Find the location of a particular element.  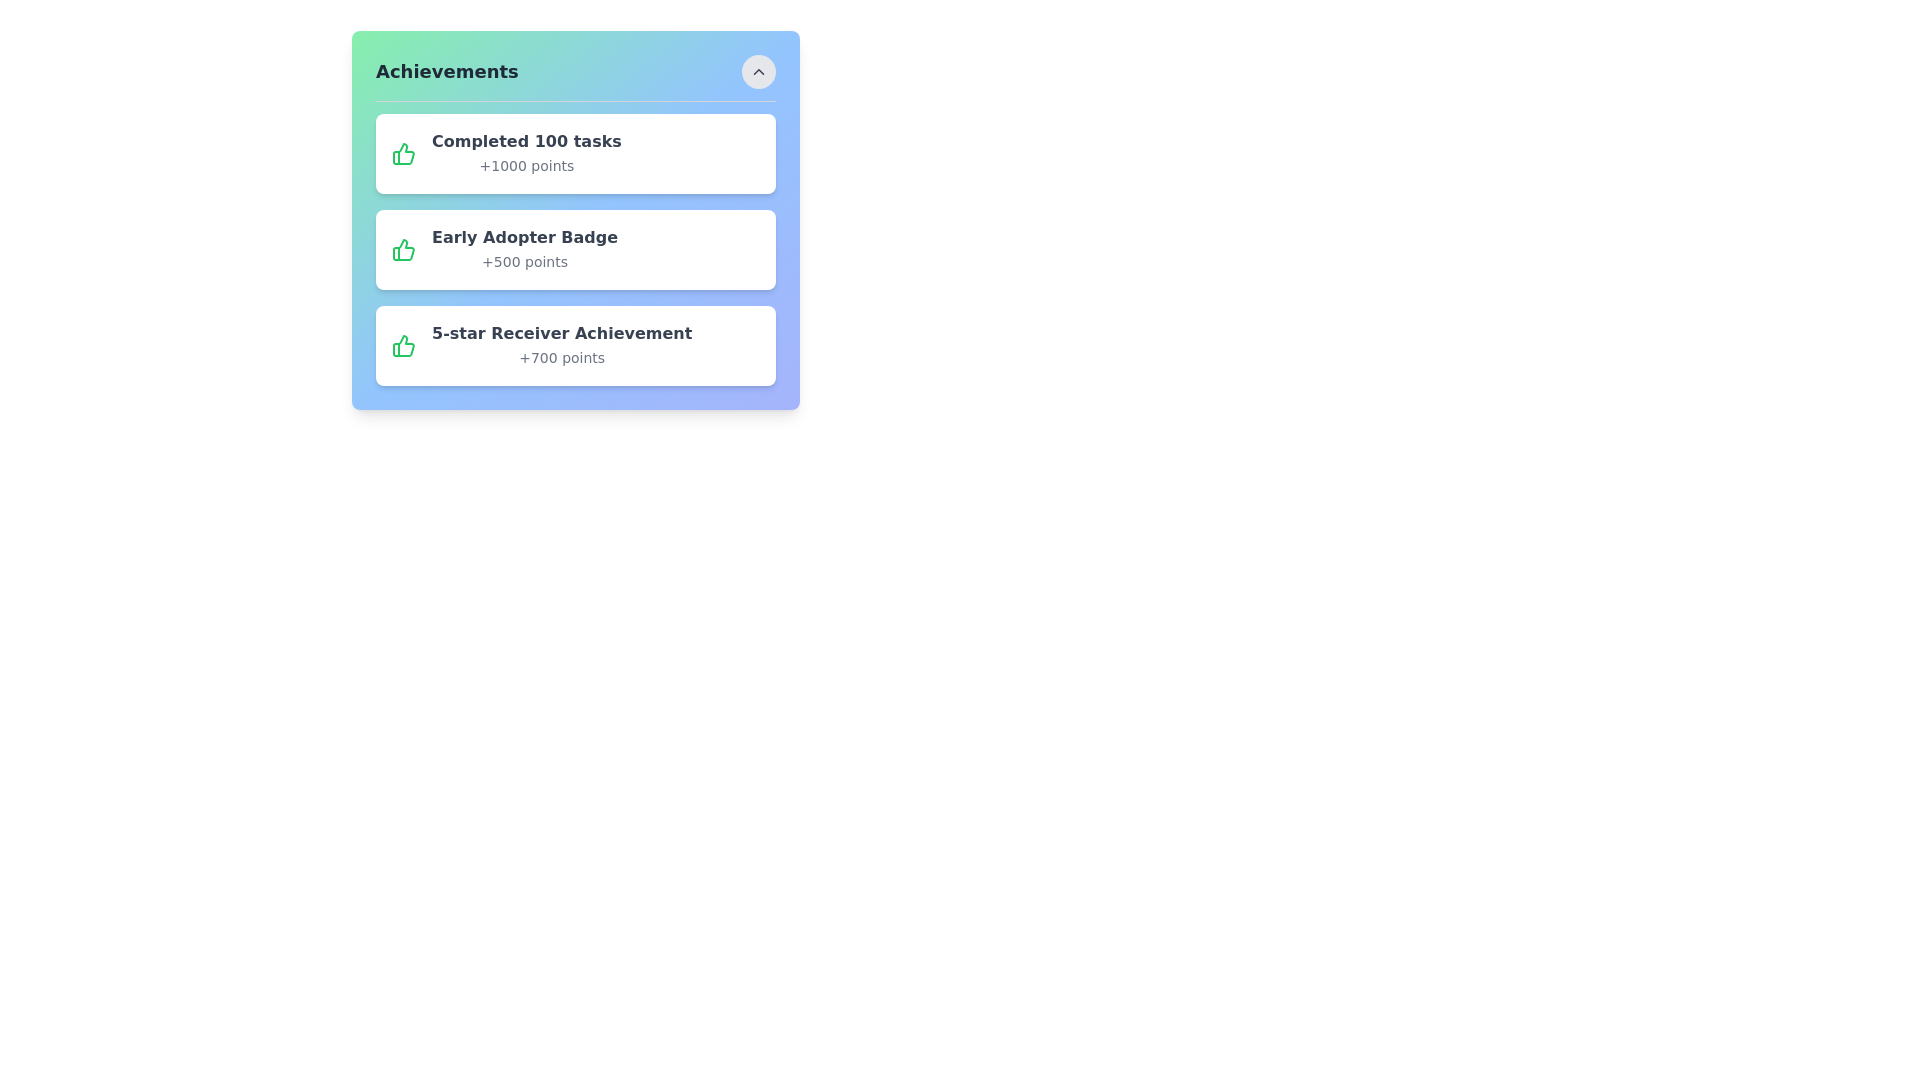

text element displaying '+700 points' located at the bottom-right corner of the '5-star Receiver Achievement' card to understand the reward points is located at coordinates (561, 357).